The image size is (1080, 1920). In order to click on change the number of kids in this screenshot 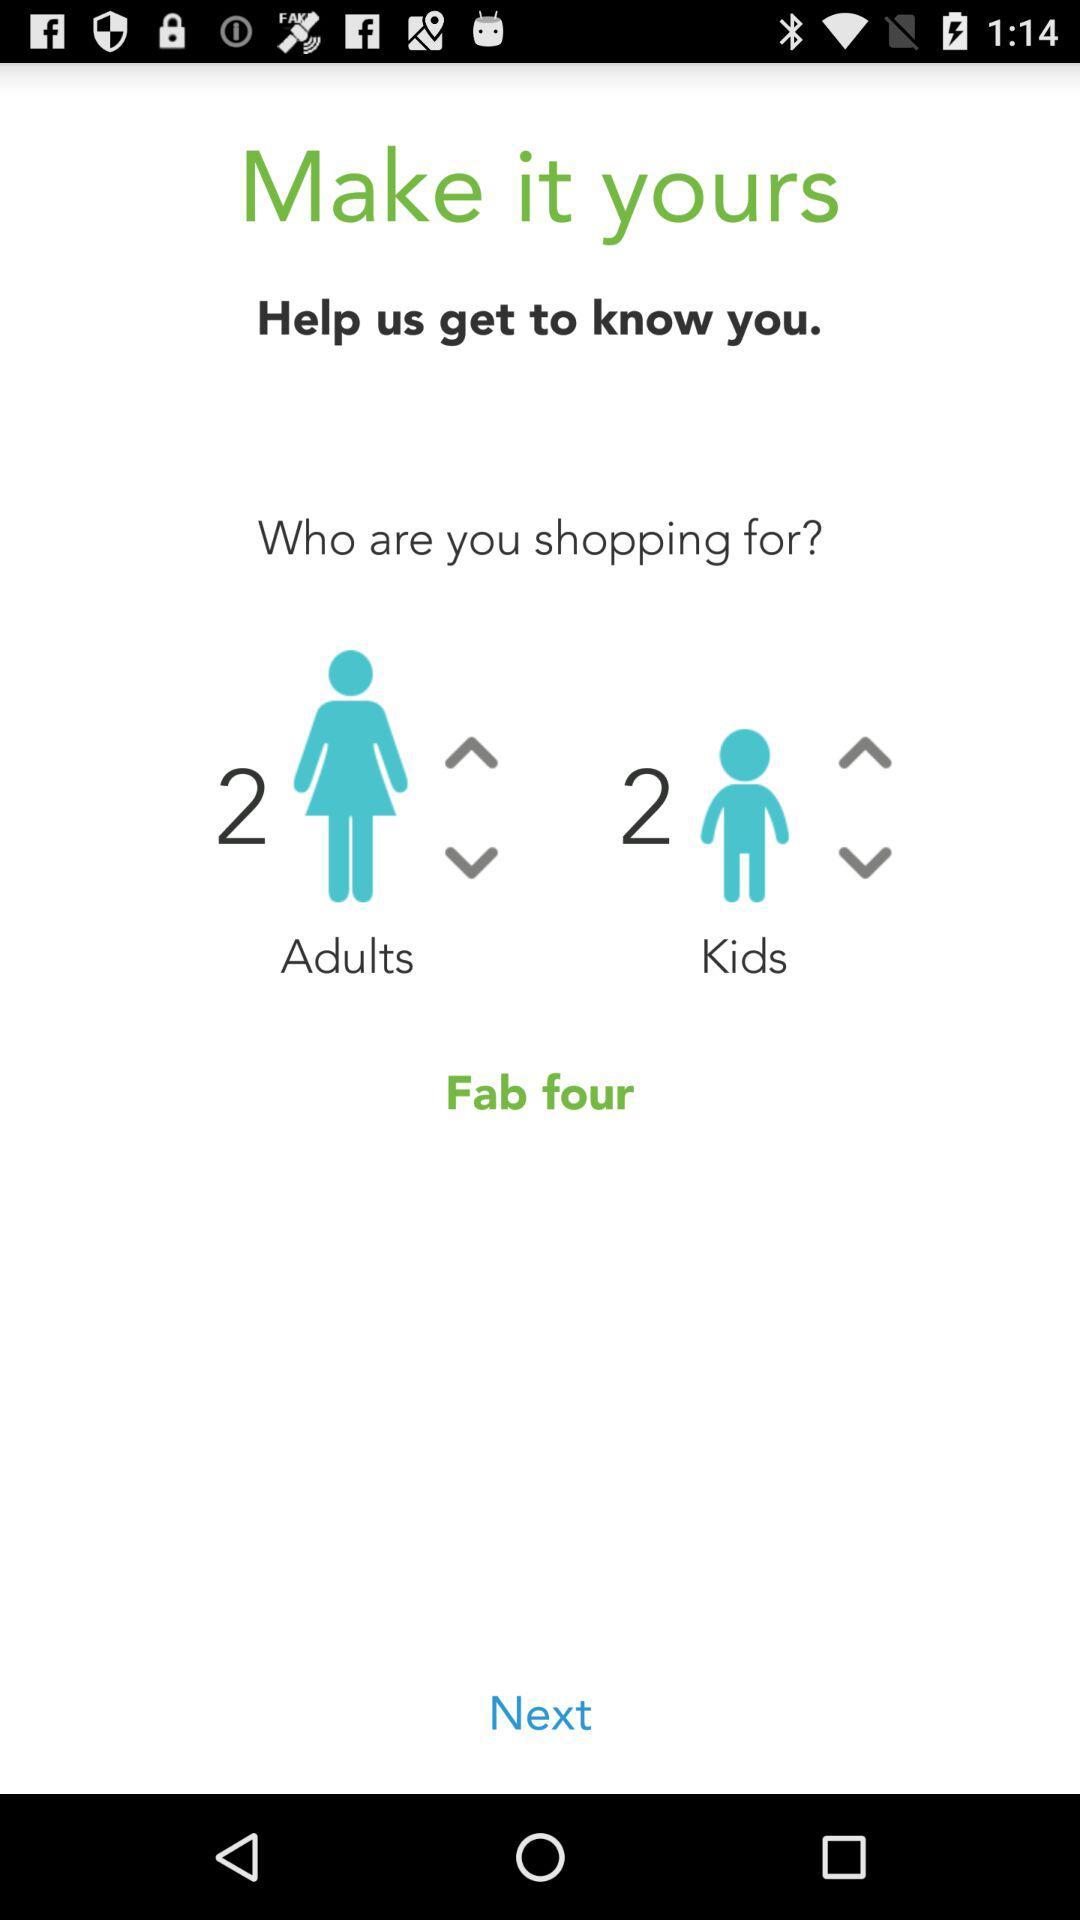, I will do `click(864, 751)`.